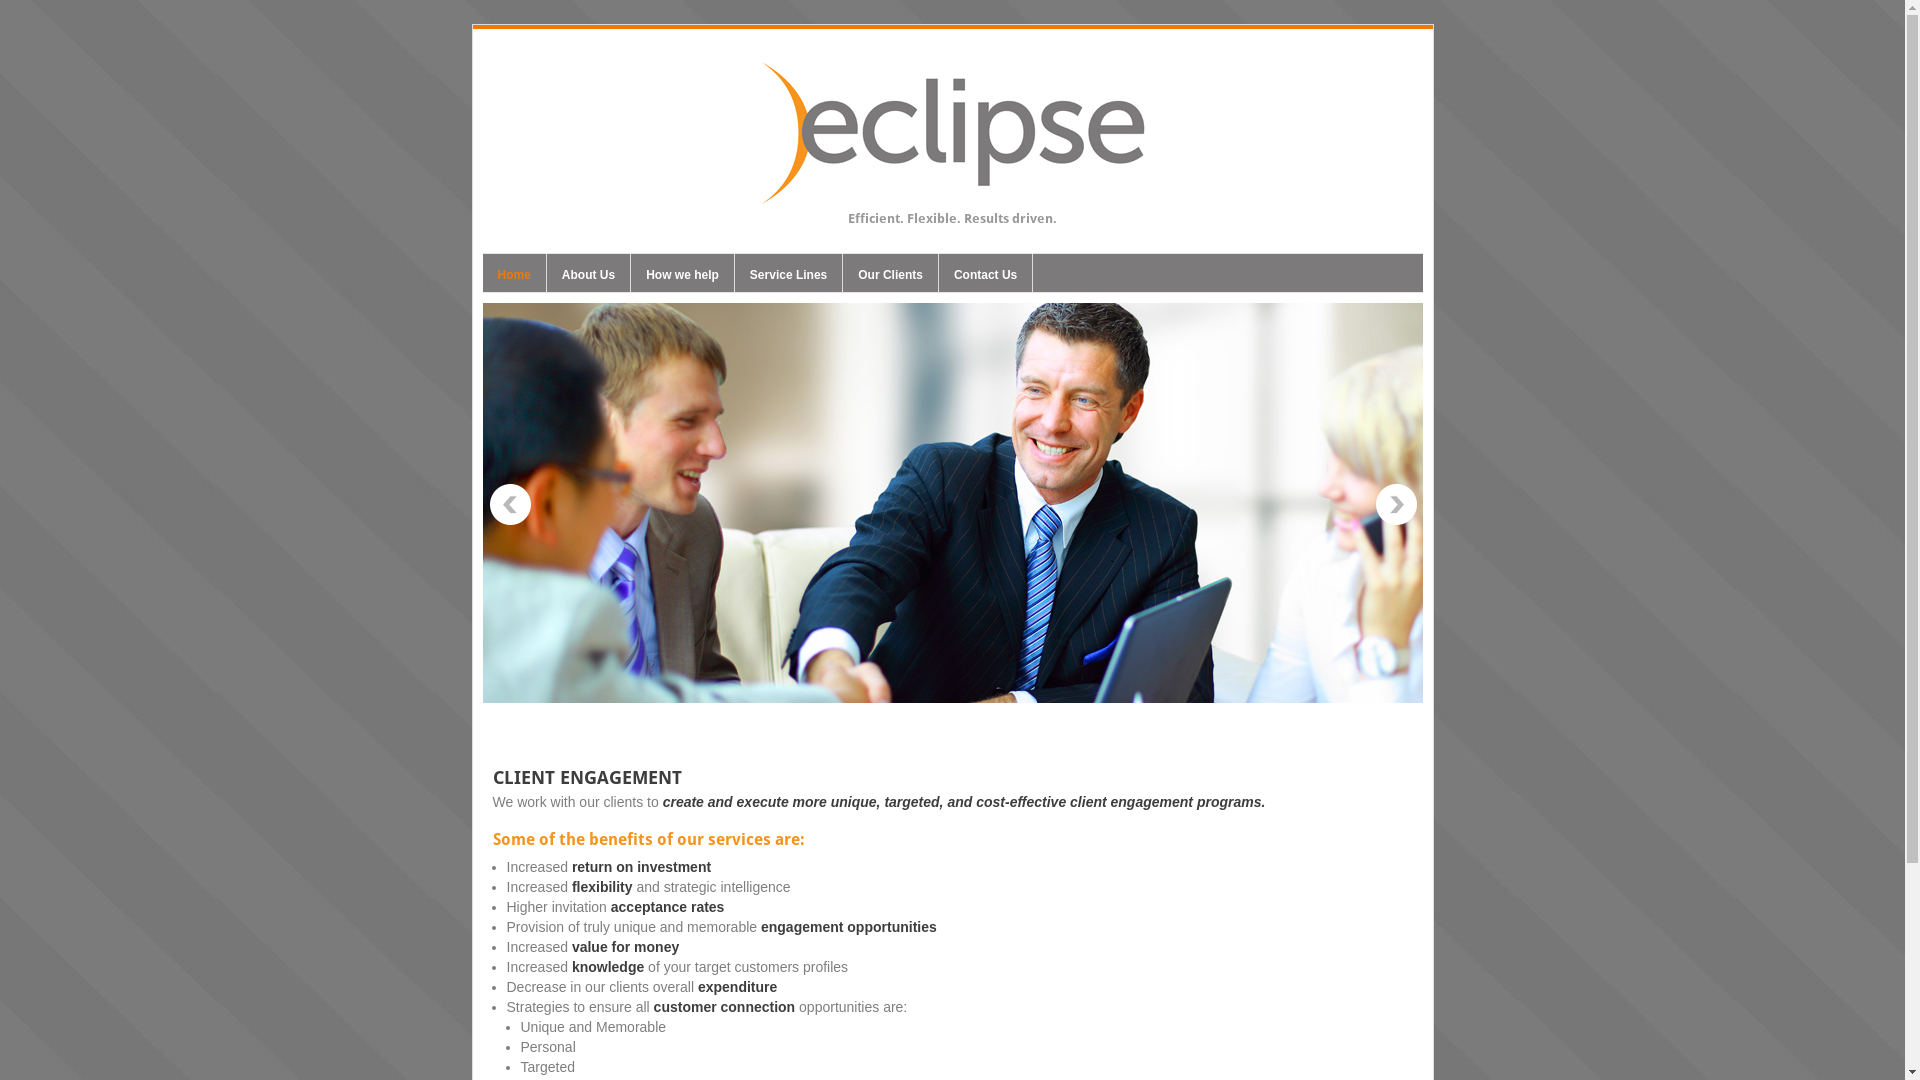 This screenshot has height=1080, width=1920. Describe the element at coordinates (950, 194) in the screenshot. I see `'Eclipse'` at that location.